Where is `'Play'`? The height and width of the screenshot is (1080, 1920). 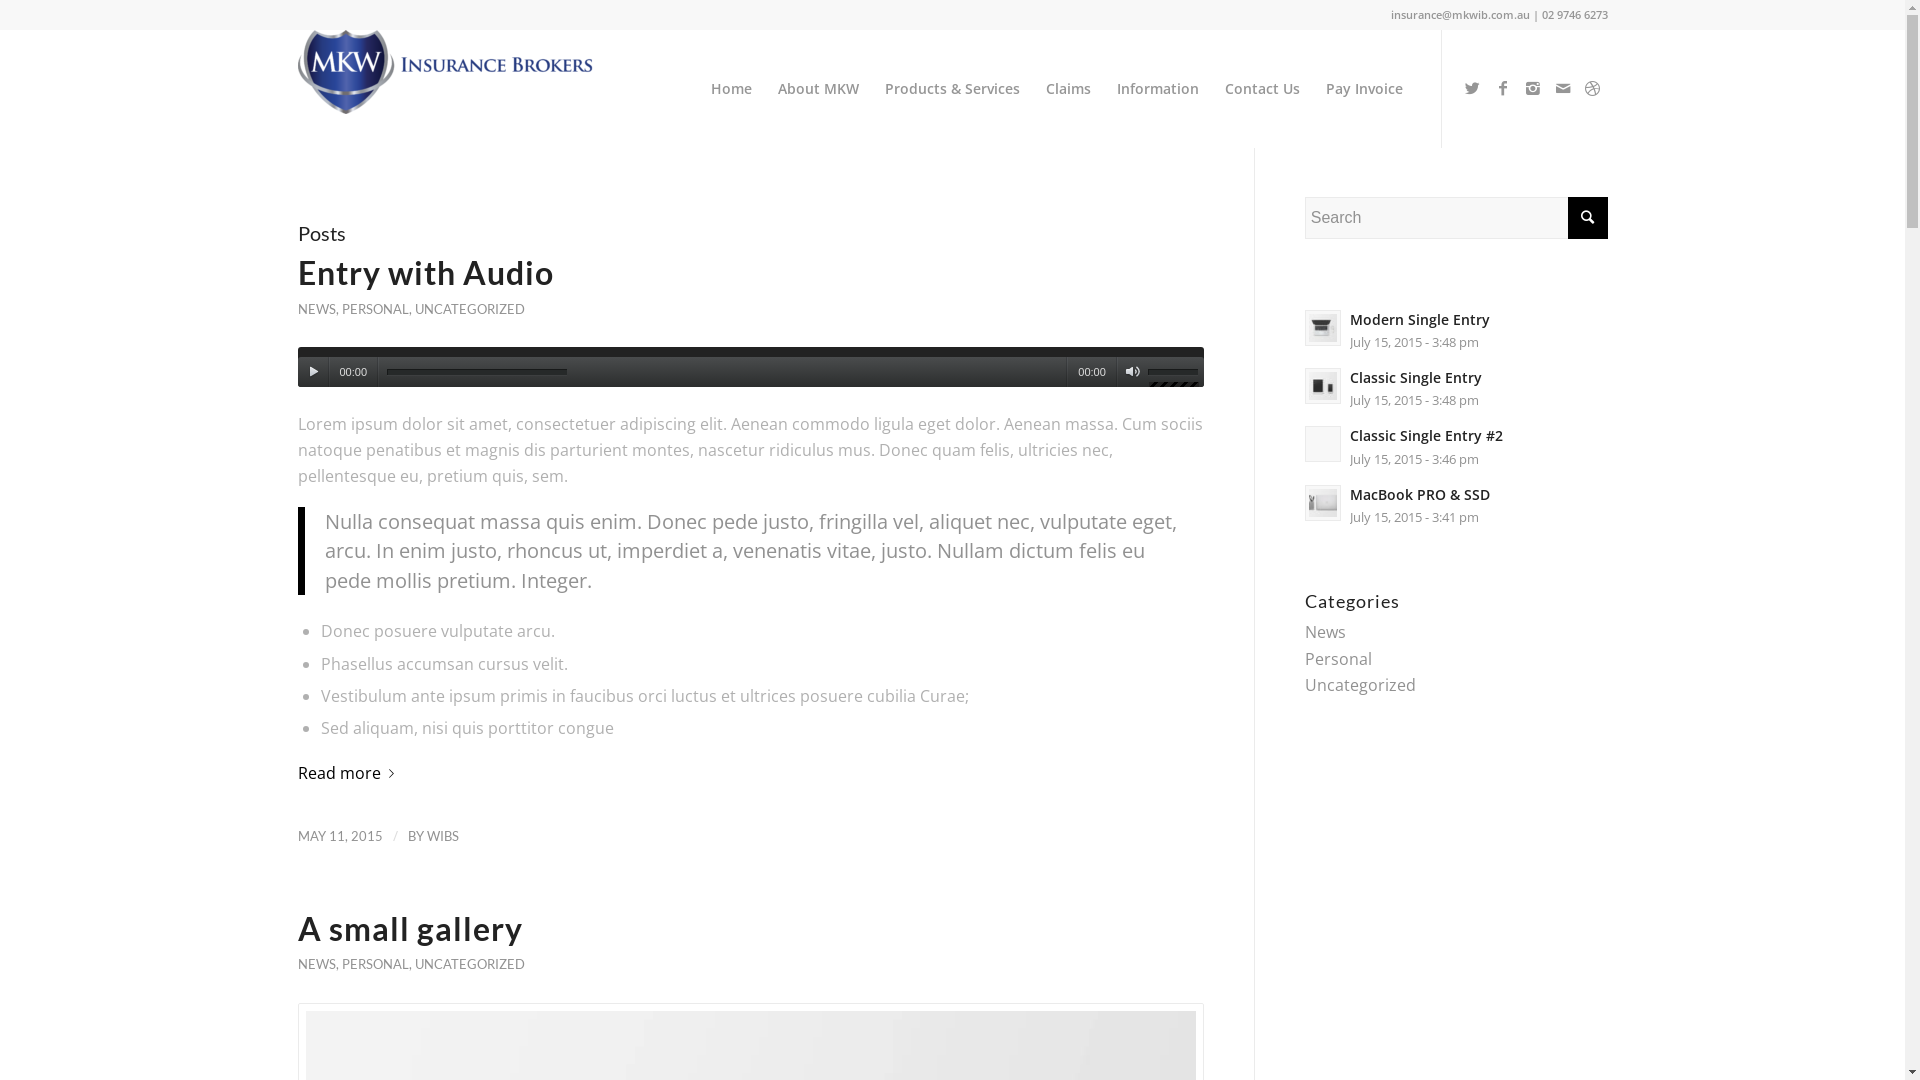 'Play' is located at coordinates (305, 371).